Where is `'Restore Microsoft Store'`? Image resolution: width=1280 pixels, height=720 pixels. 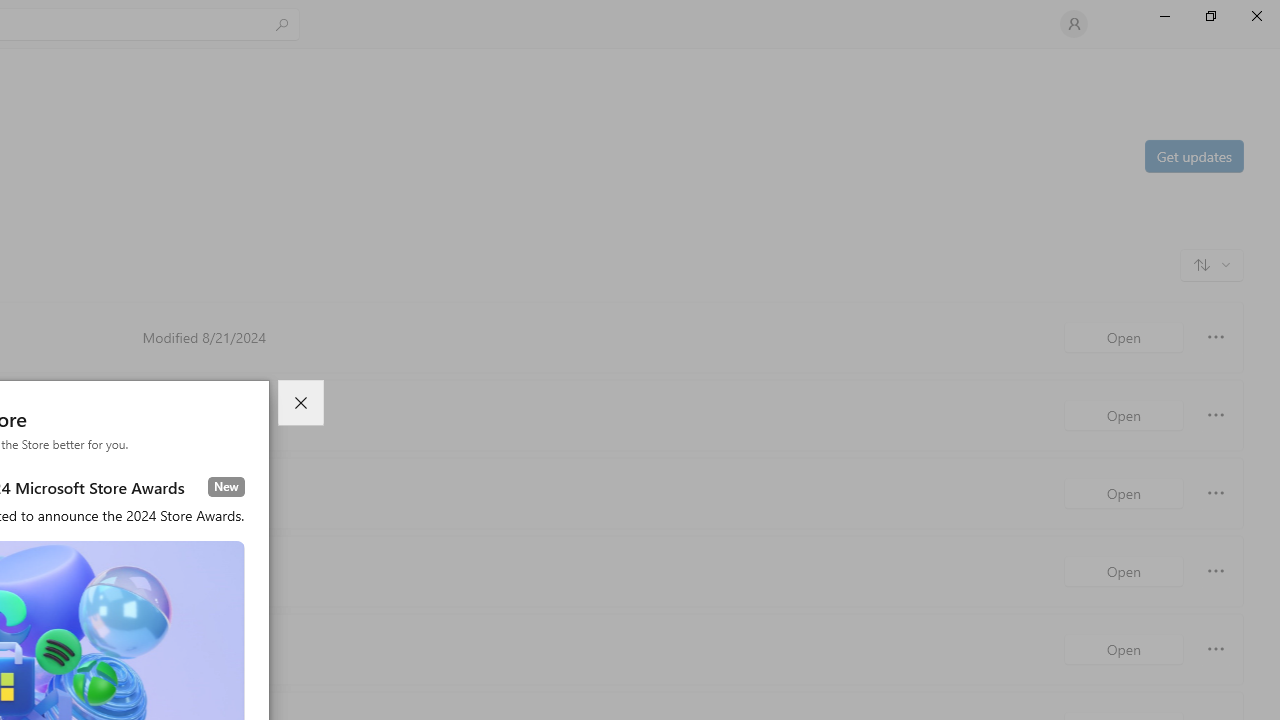
'Restore Microsoft Store' is located at coordinates (1209, 15).